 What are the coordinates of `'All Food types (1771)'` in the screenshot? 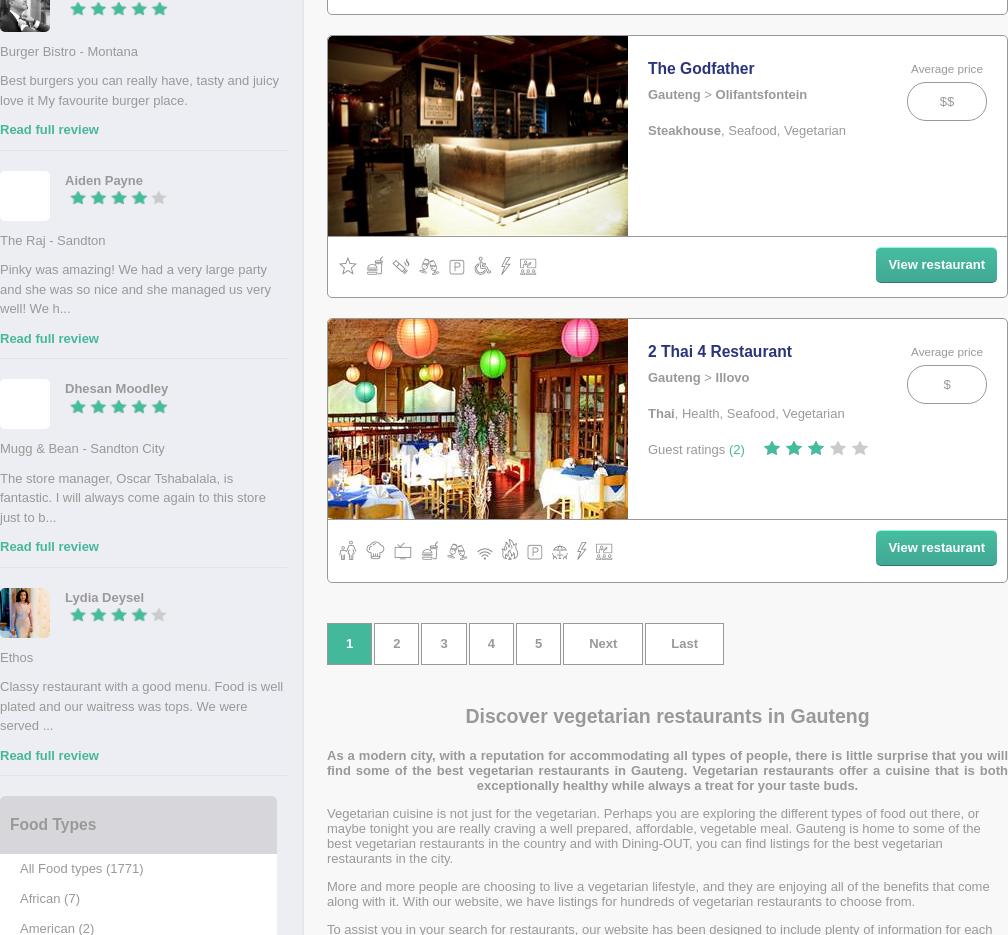 It's located at (81, 867).